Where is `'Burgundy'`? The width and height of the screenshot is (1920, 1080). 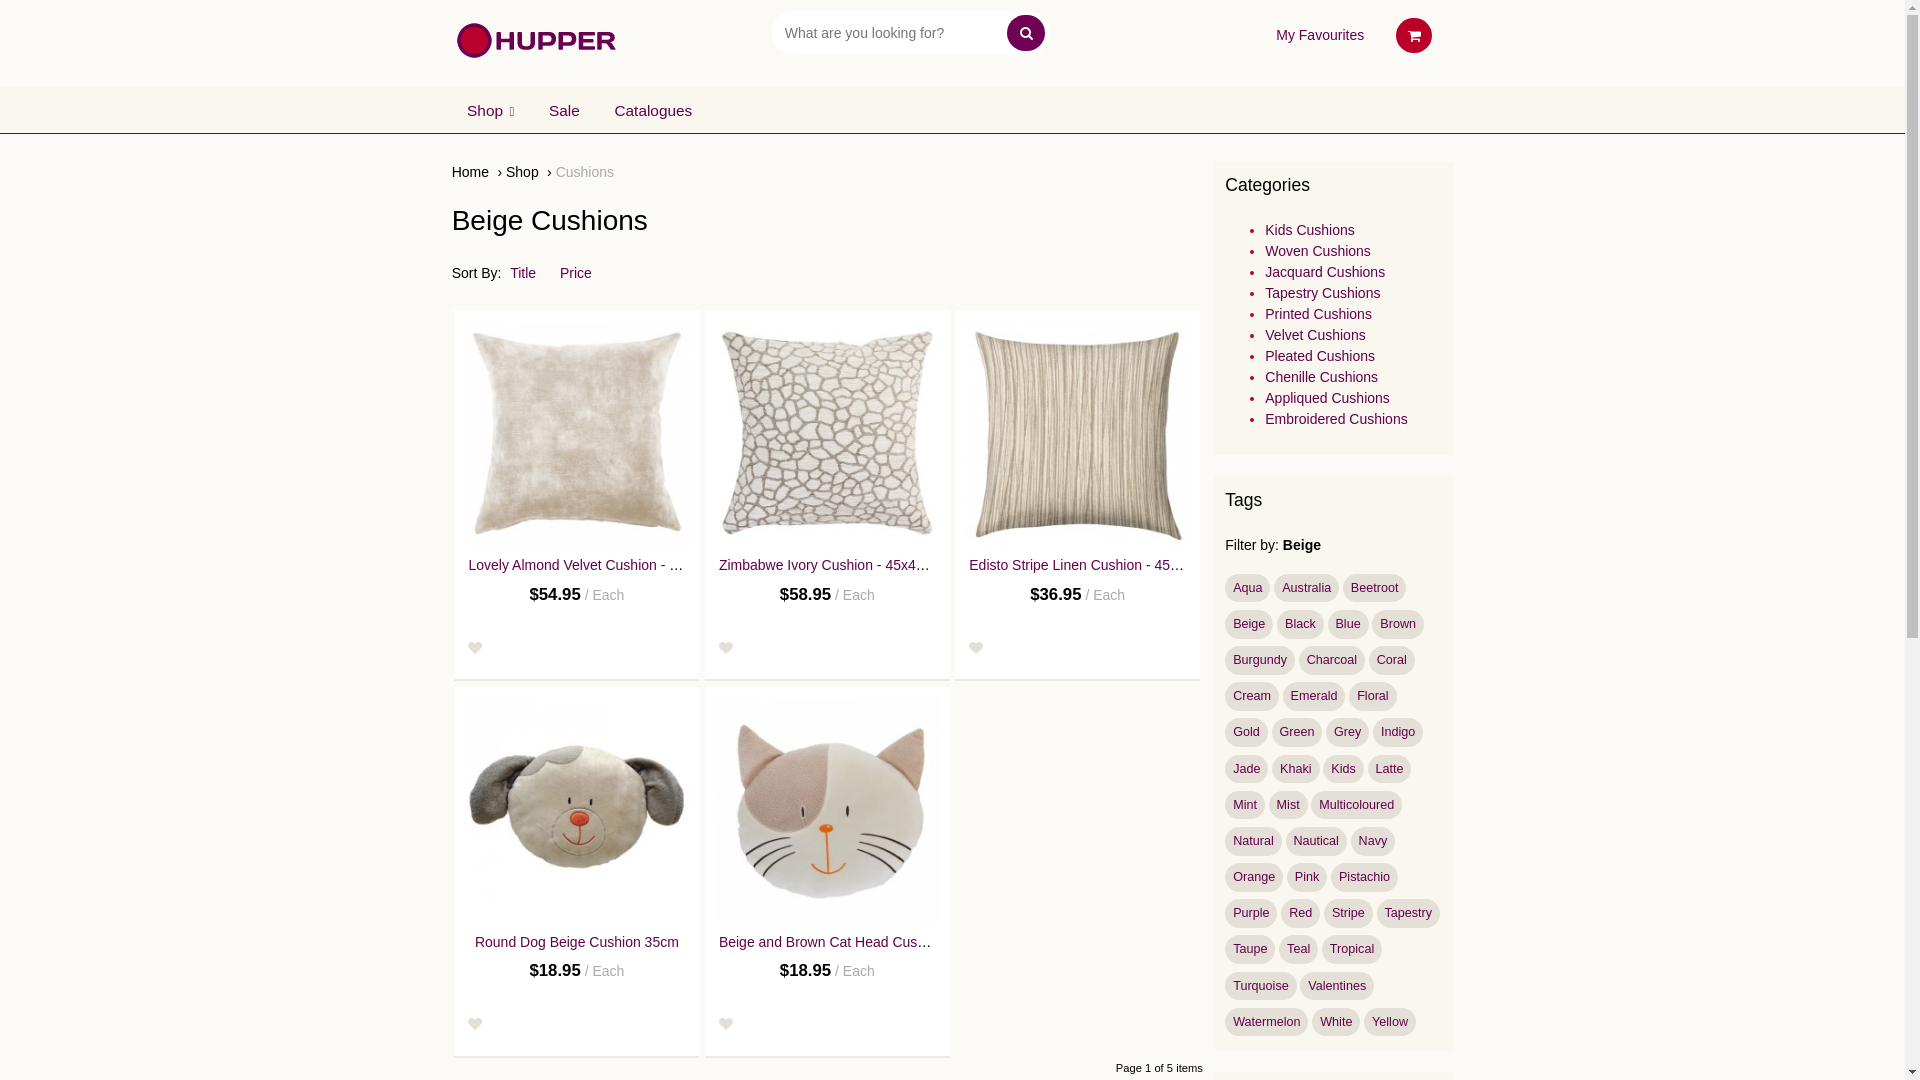 'Burgundy' is located at coordinates (1223, 660).